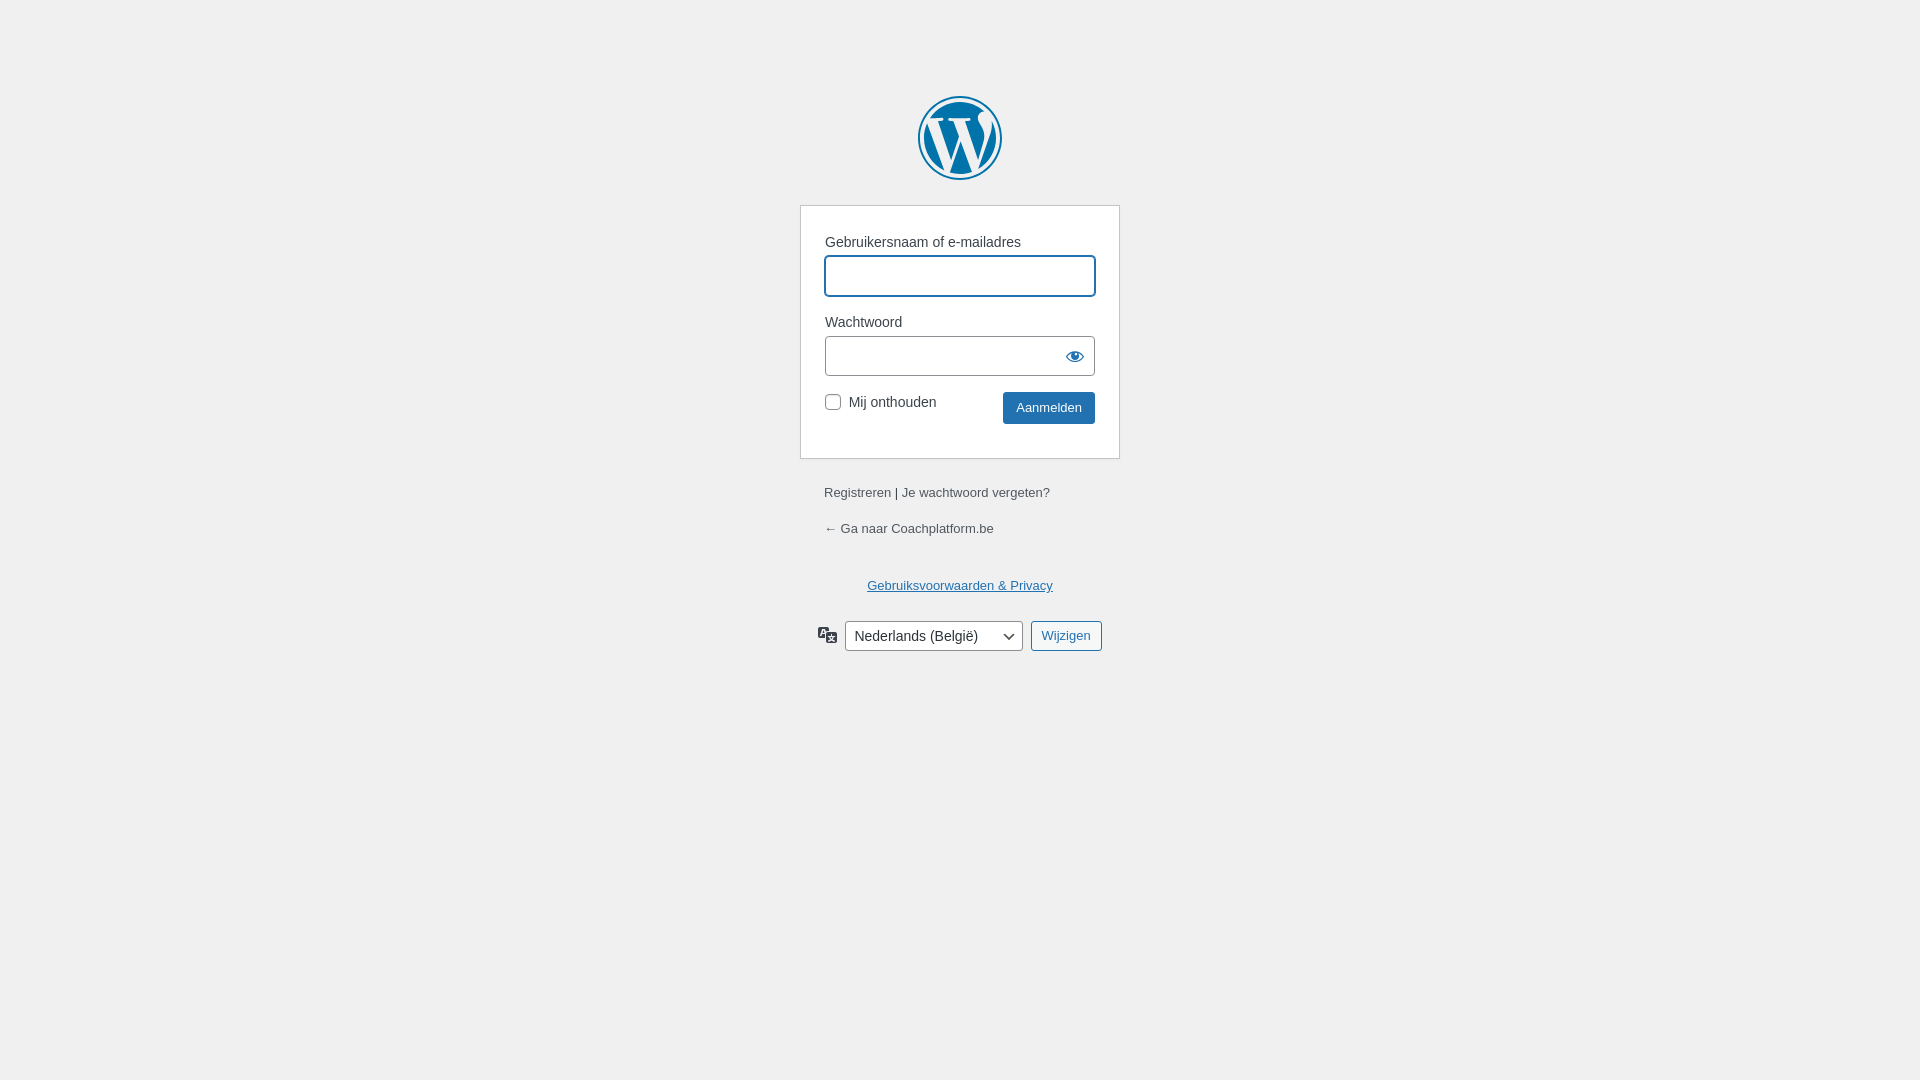 The image size is (1920, 1080). Describe the element at coordinates (1065, 636) in the screenshot. I see `'Wijzigen'` at that location.